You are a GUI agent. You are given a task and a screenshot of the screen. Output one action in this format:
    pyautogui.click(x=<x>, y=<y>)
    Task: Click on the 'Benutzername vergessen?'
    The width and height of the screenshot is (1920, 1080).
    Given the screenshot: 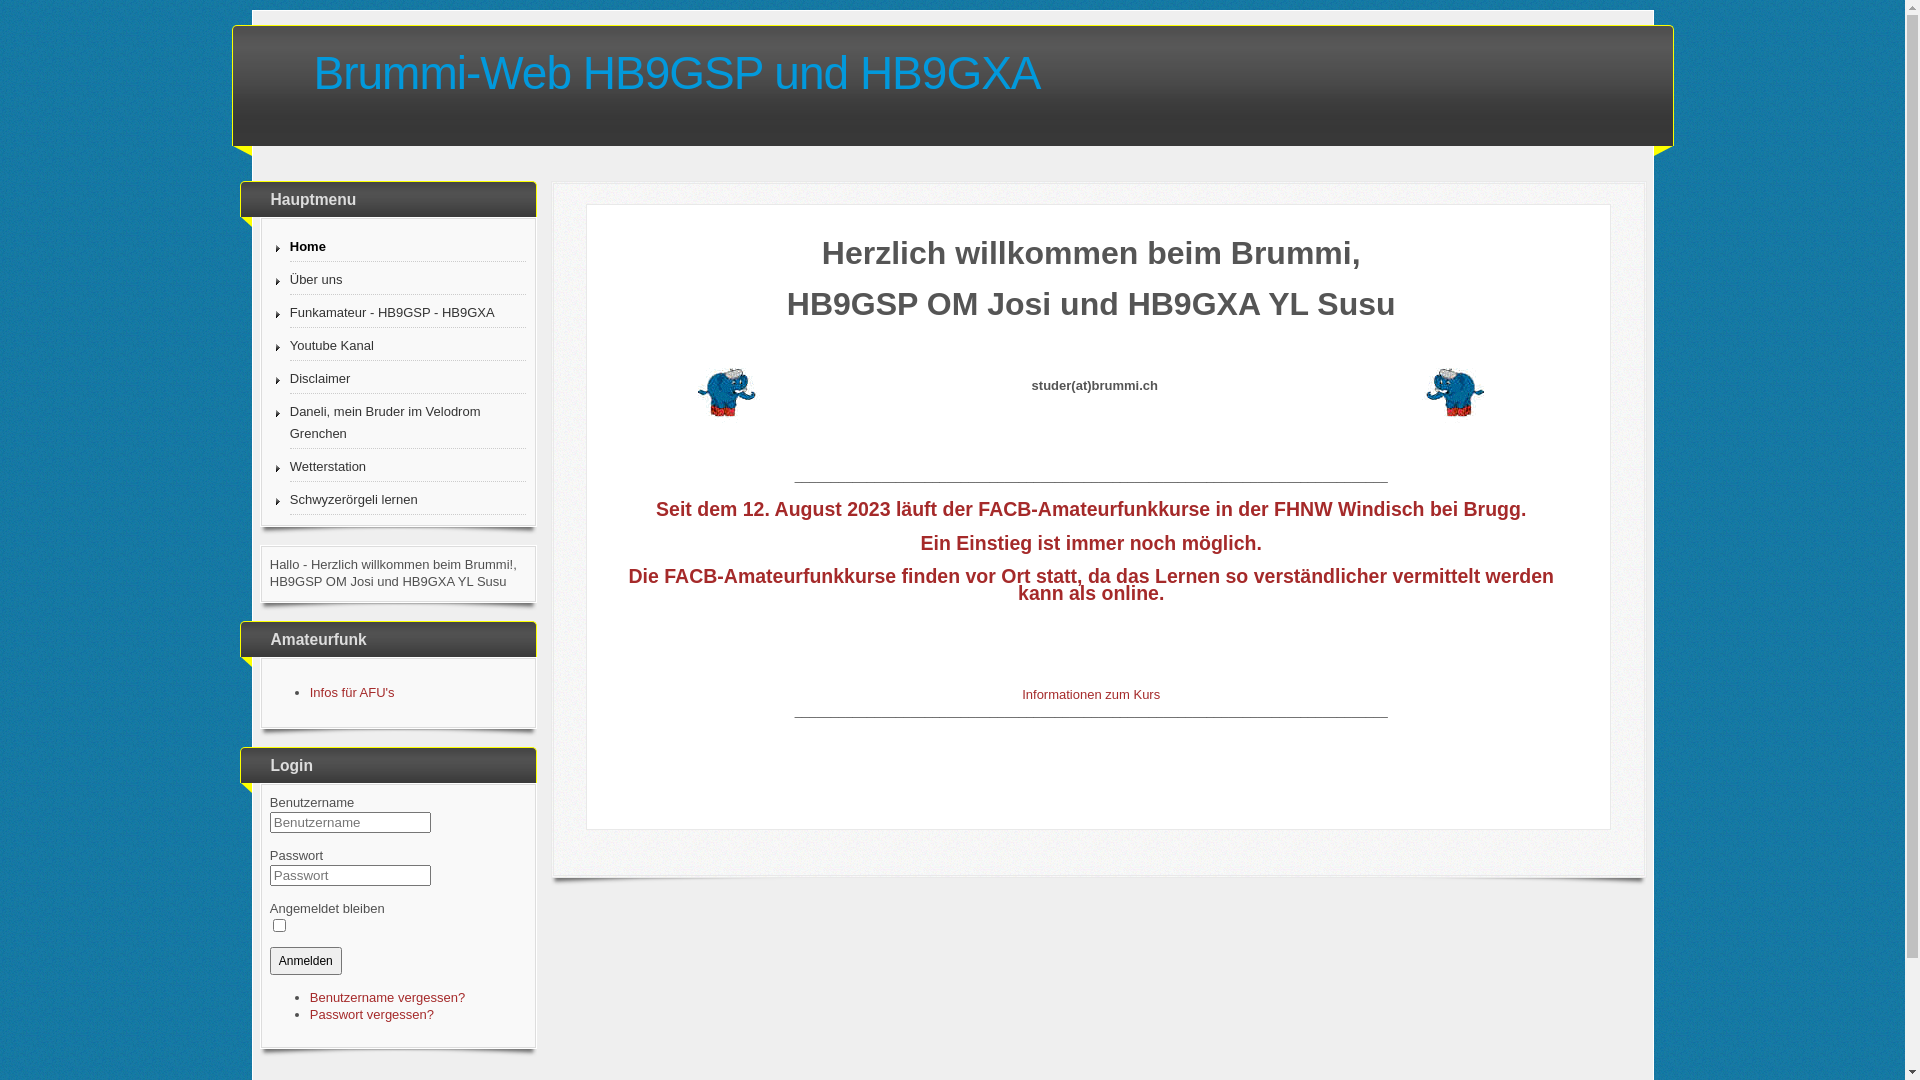 What is the action you would take?
    pyautogui.click(x=387, y=997)
    